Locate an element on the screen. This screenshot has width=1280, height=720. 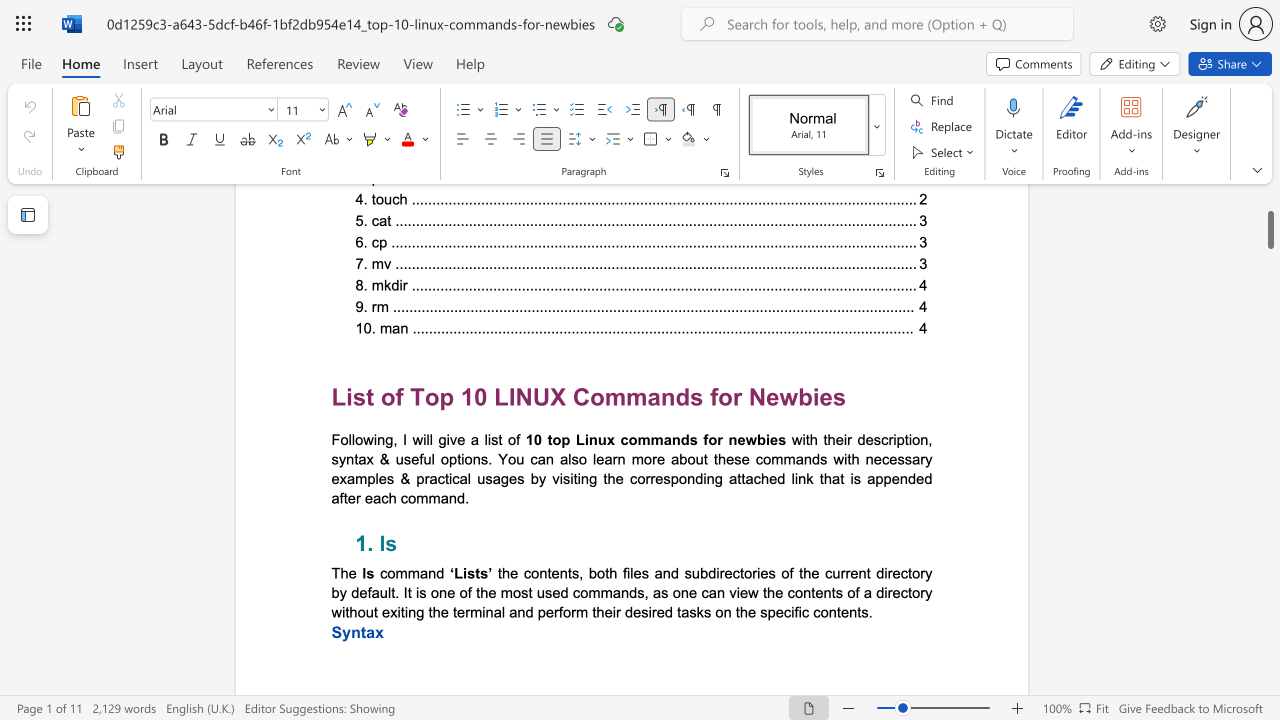
the 1th character "g" in the text is located at coordinates (389, 438).